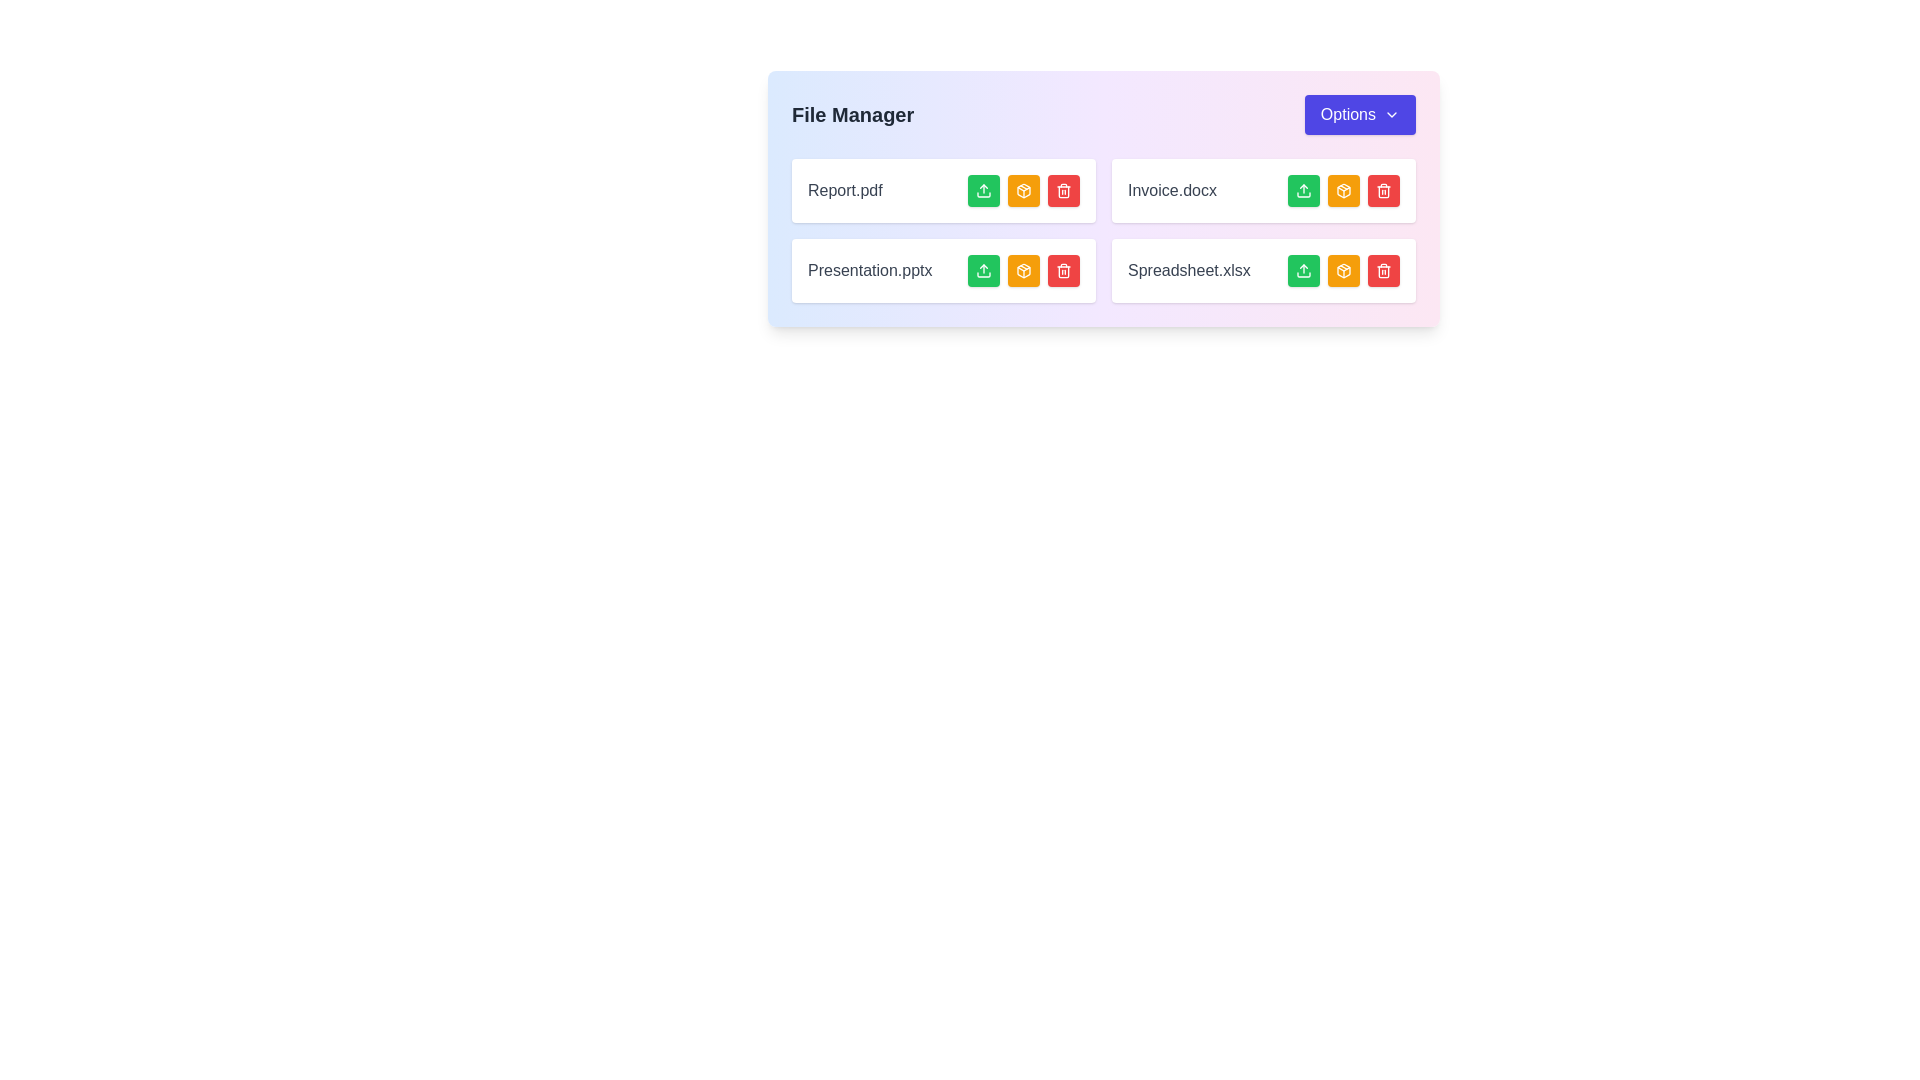  I want to click on text of the file name label located at the bottom-right entry of the file management interface, which follows 'Presentation.pptx', so click(1189, 270).